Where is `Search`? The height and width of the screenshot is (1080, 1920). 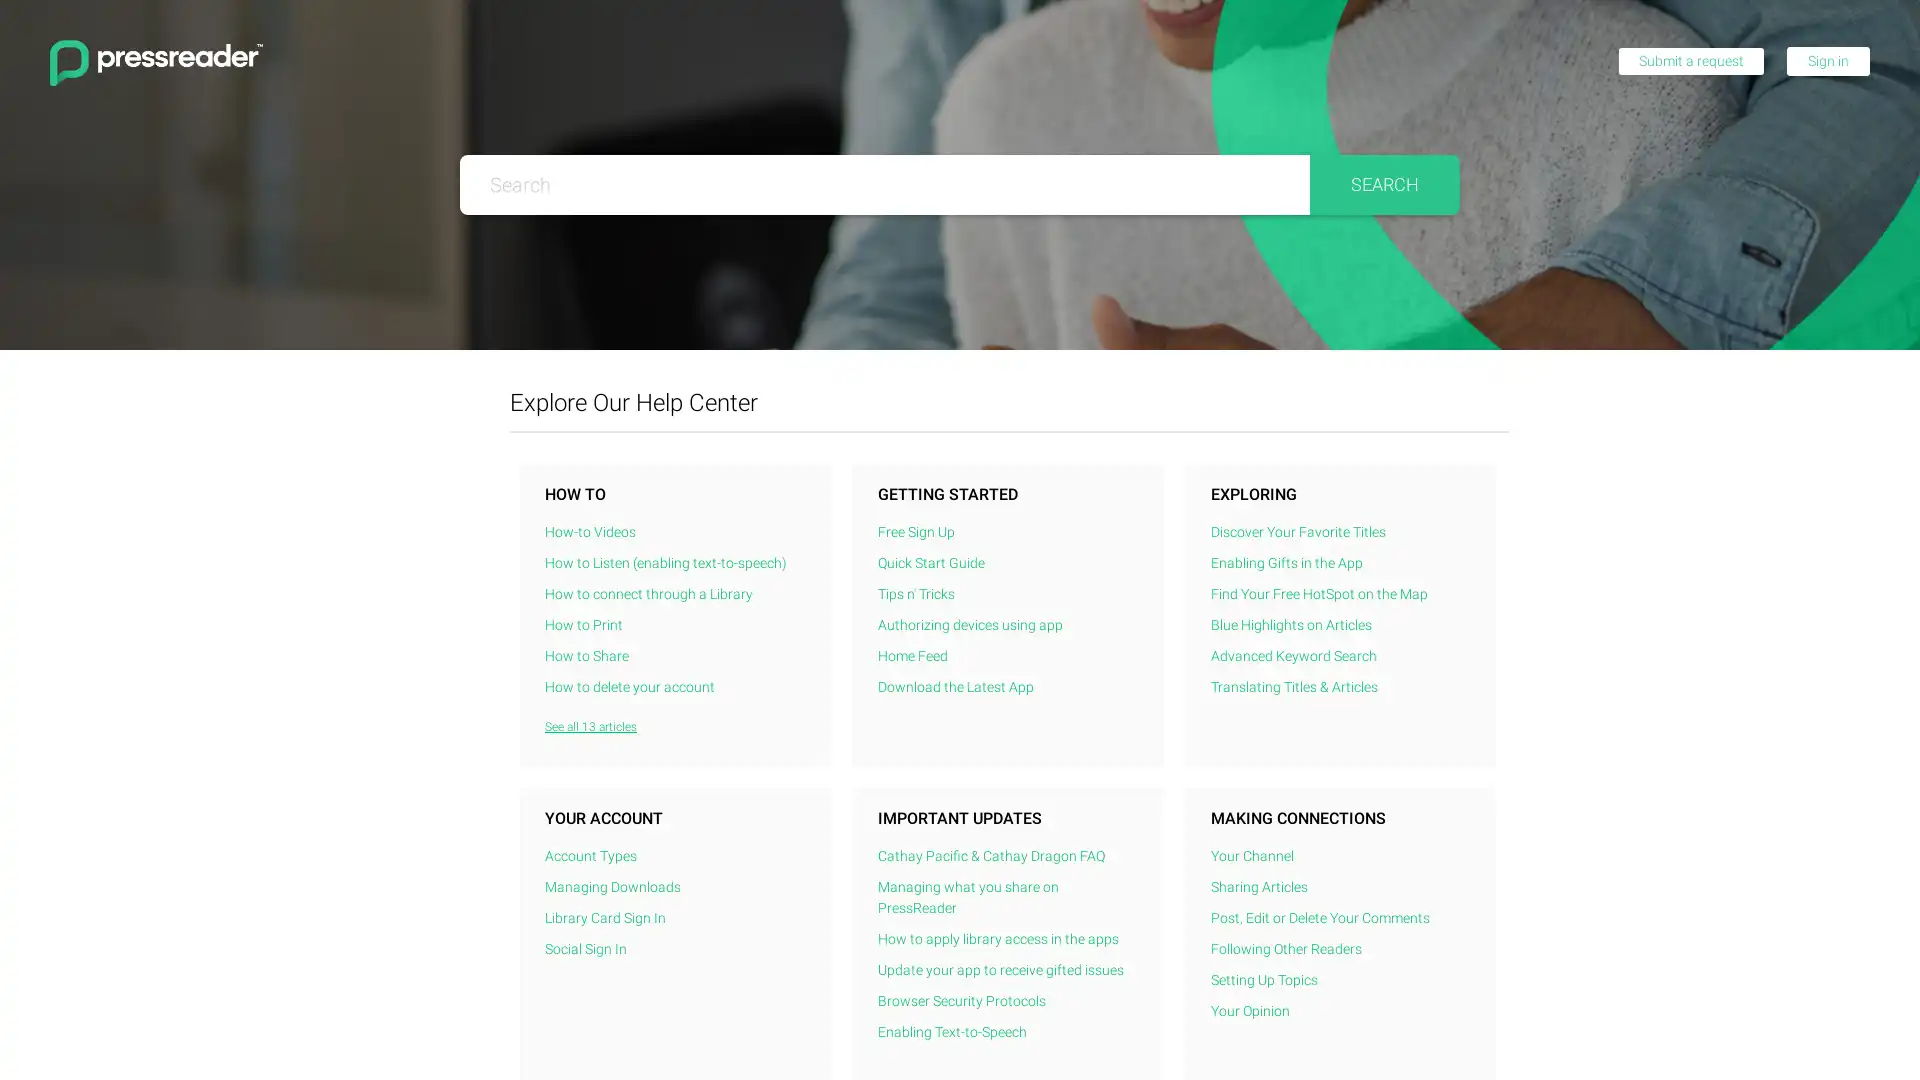 Search is located at coordinates (1384, 185).